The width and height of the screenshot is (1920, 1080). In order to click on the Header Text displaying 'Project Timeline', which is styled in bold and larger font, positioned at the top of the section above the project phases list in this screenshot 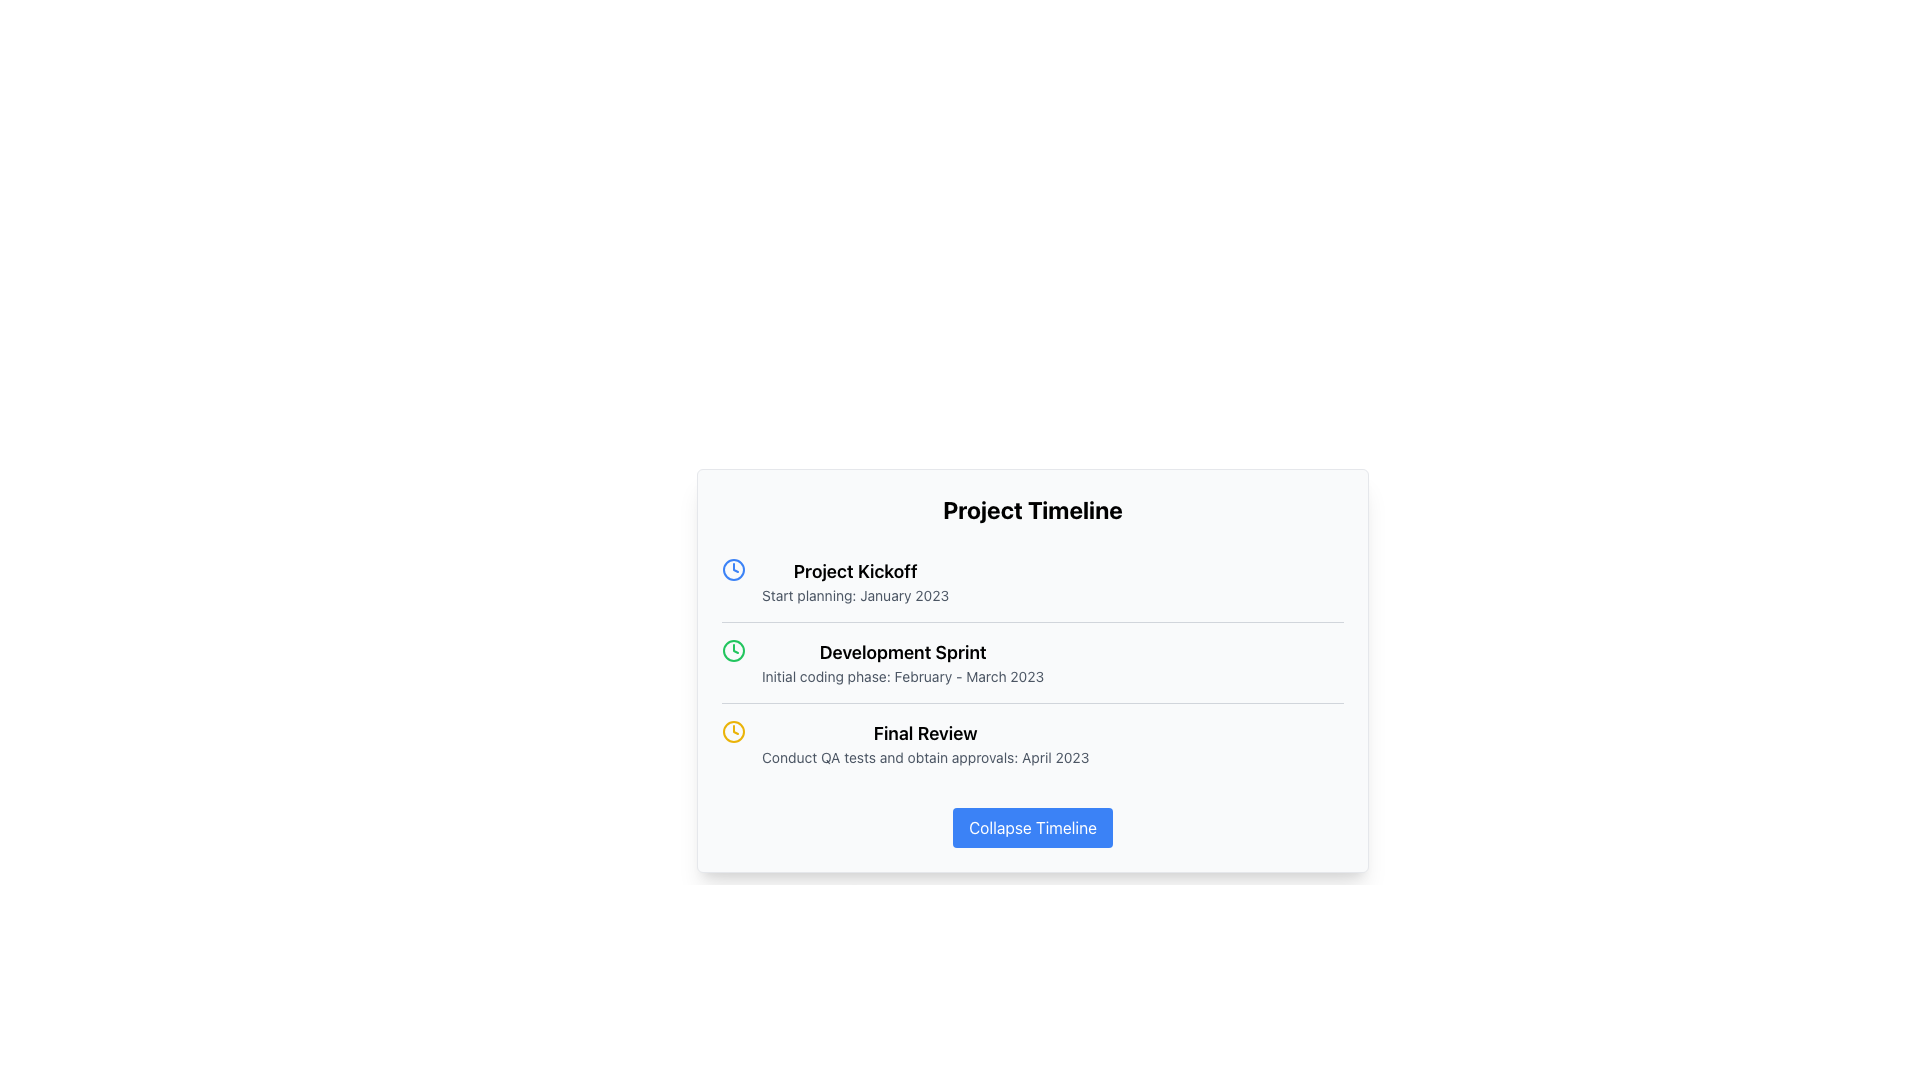, I will do `click(1032, 508)`.